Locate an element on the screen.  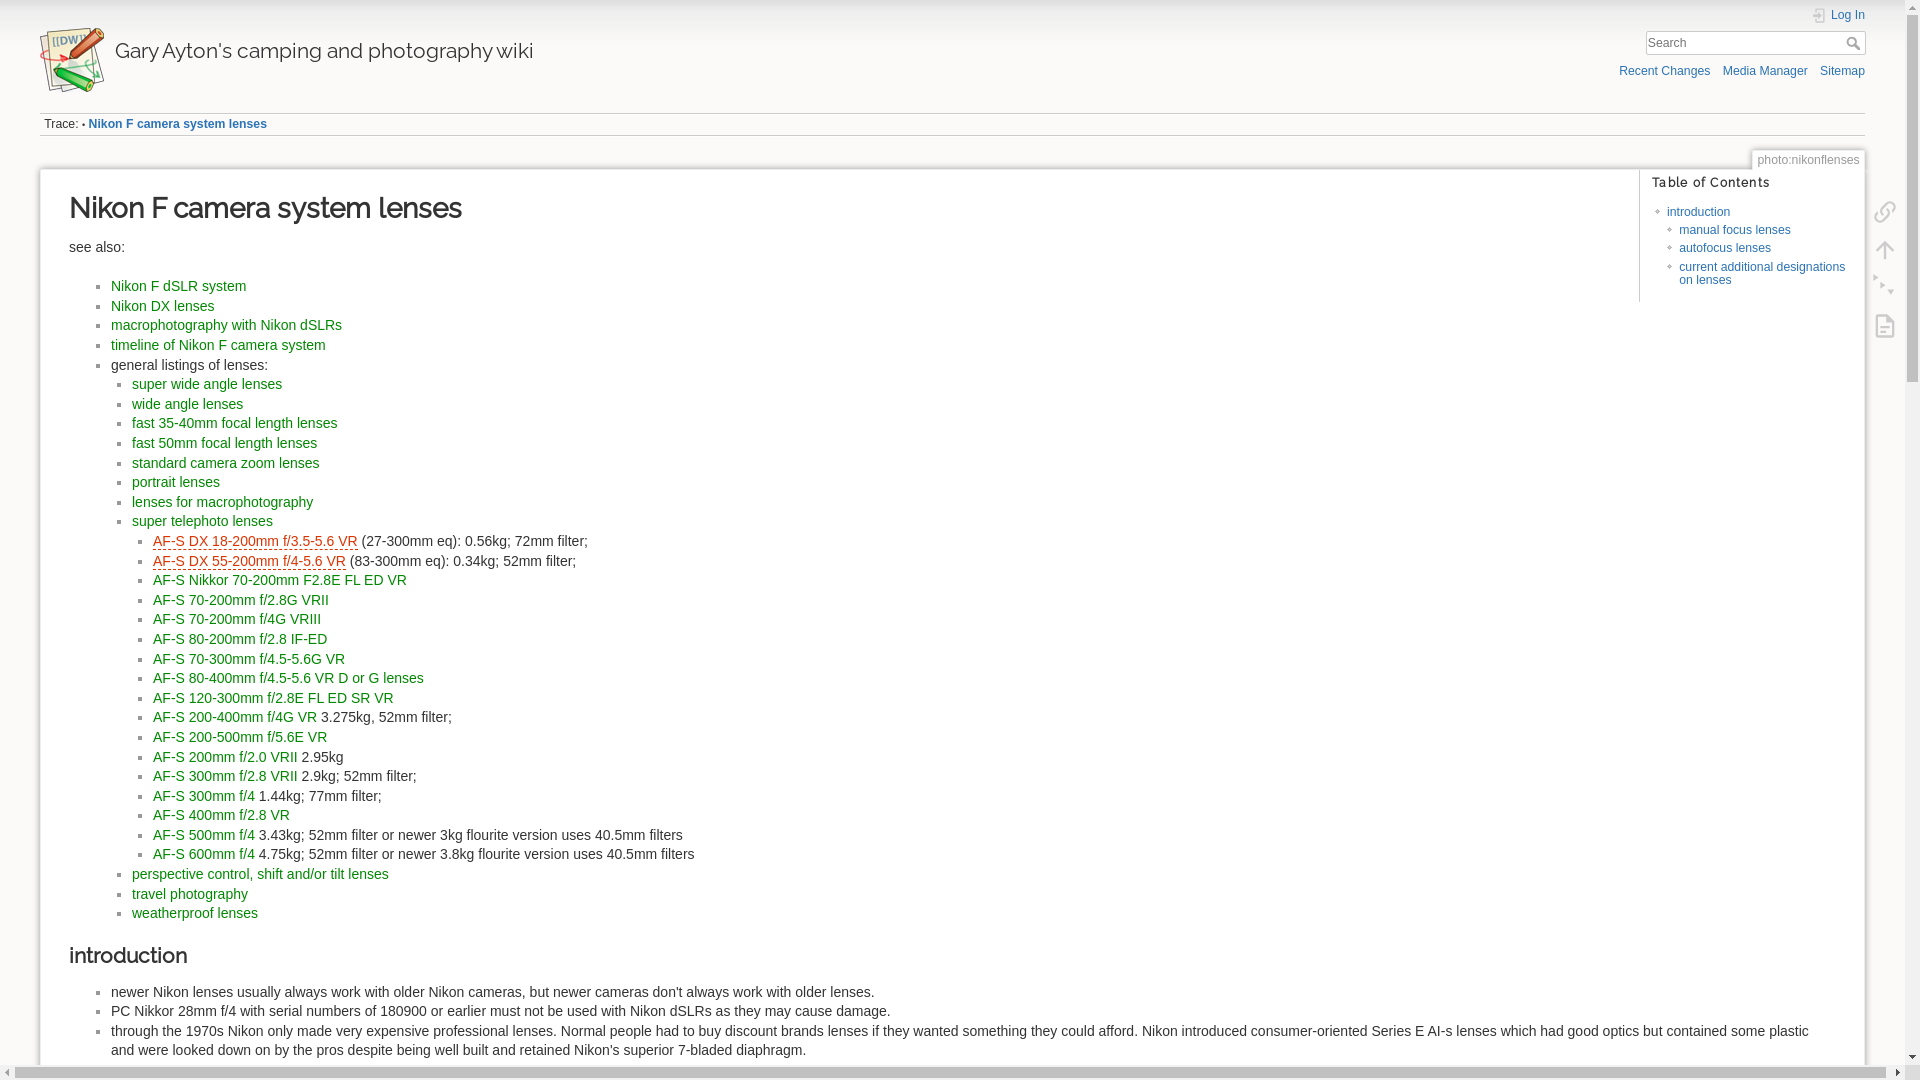
'AF-S 300mm f/4' is located at coordinates (203, 794).